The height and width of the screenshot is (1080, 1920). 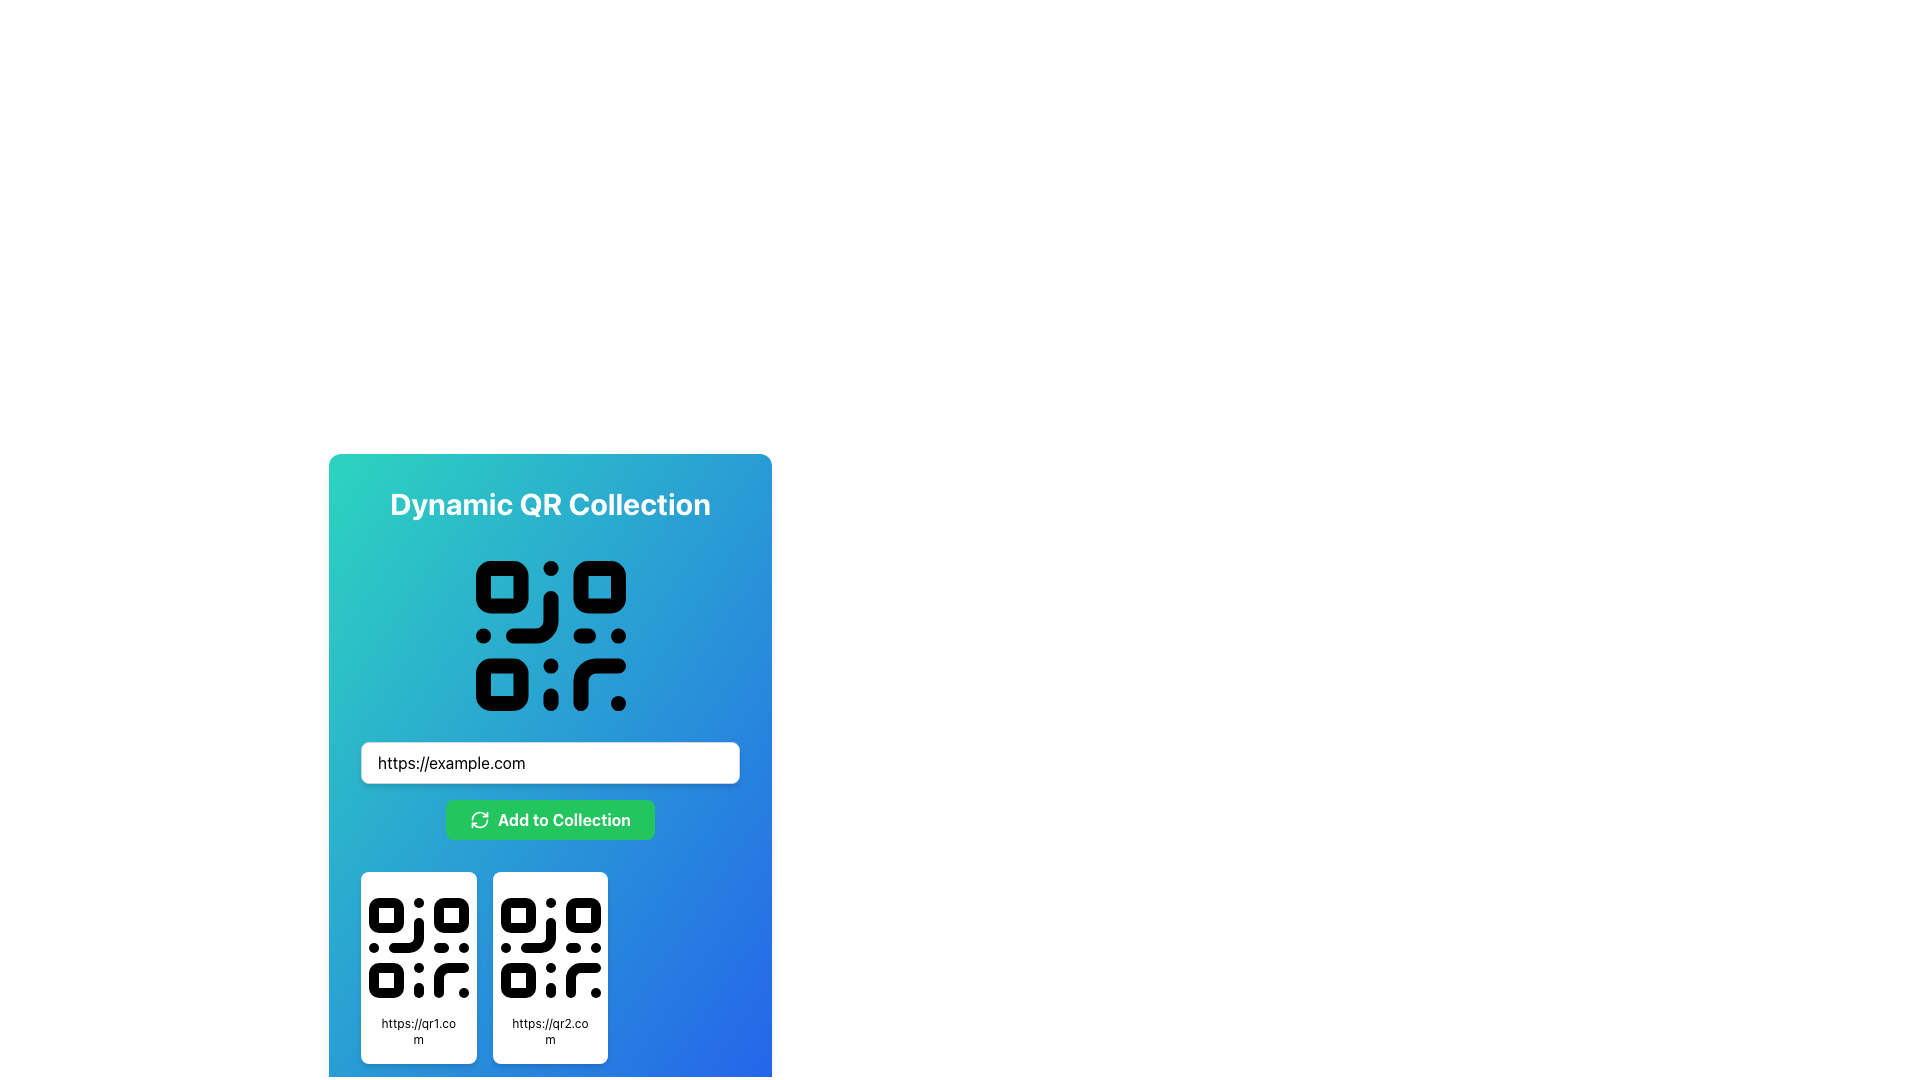 What do you see at coordinates (417, 1032) in the screenshot?
I see `the text label displaying the URL 'https://qr1.com', which is styled with a small font size and positioned in the lower region of a card-like component` at bounding box center [417, 1032].